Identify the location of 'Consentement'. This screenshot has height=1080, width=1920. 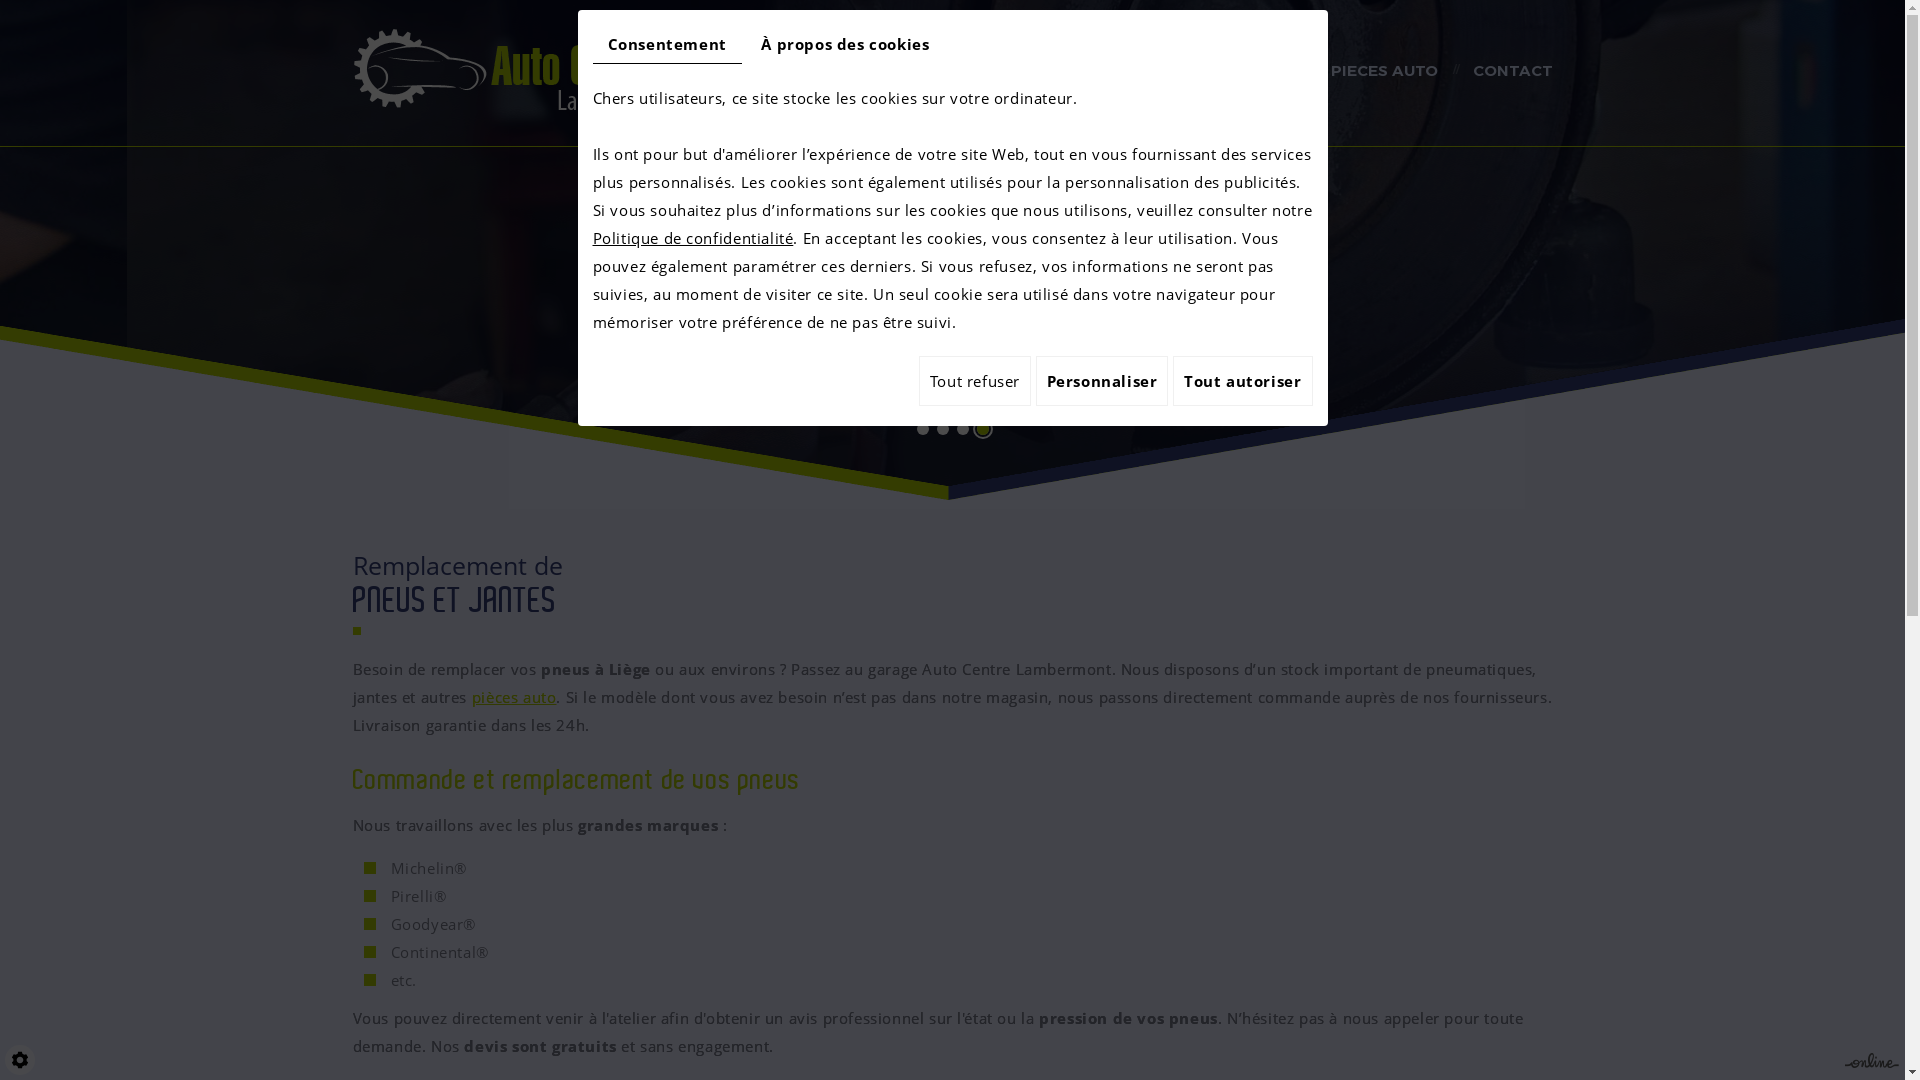
(666, 44).